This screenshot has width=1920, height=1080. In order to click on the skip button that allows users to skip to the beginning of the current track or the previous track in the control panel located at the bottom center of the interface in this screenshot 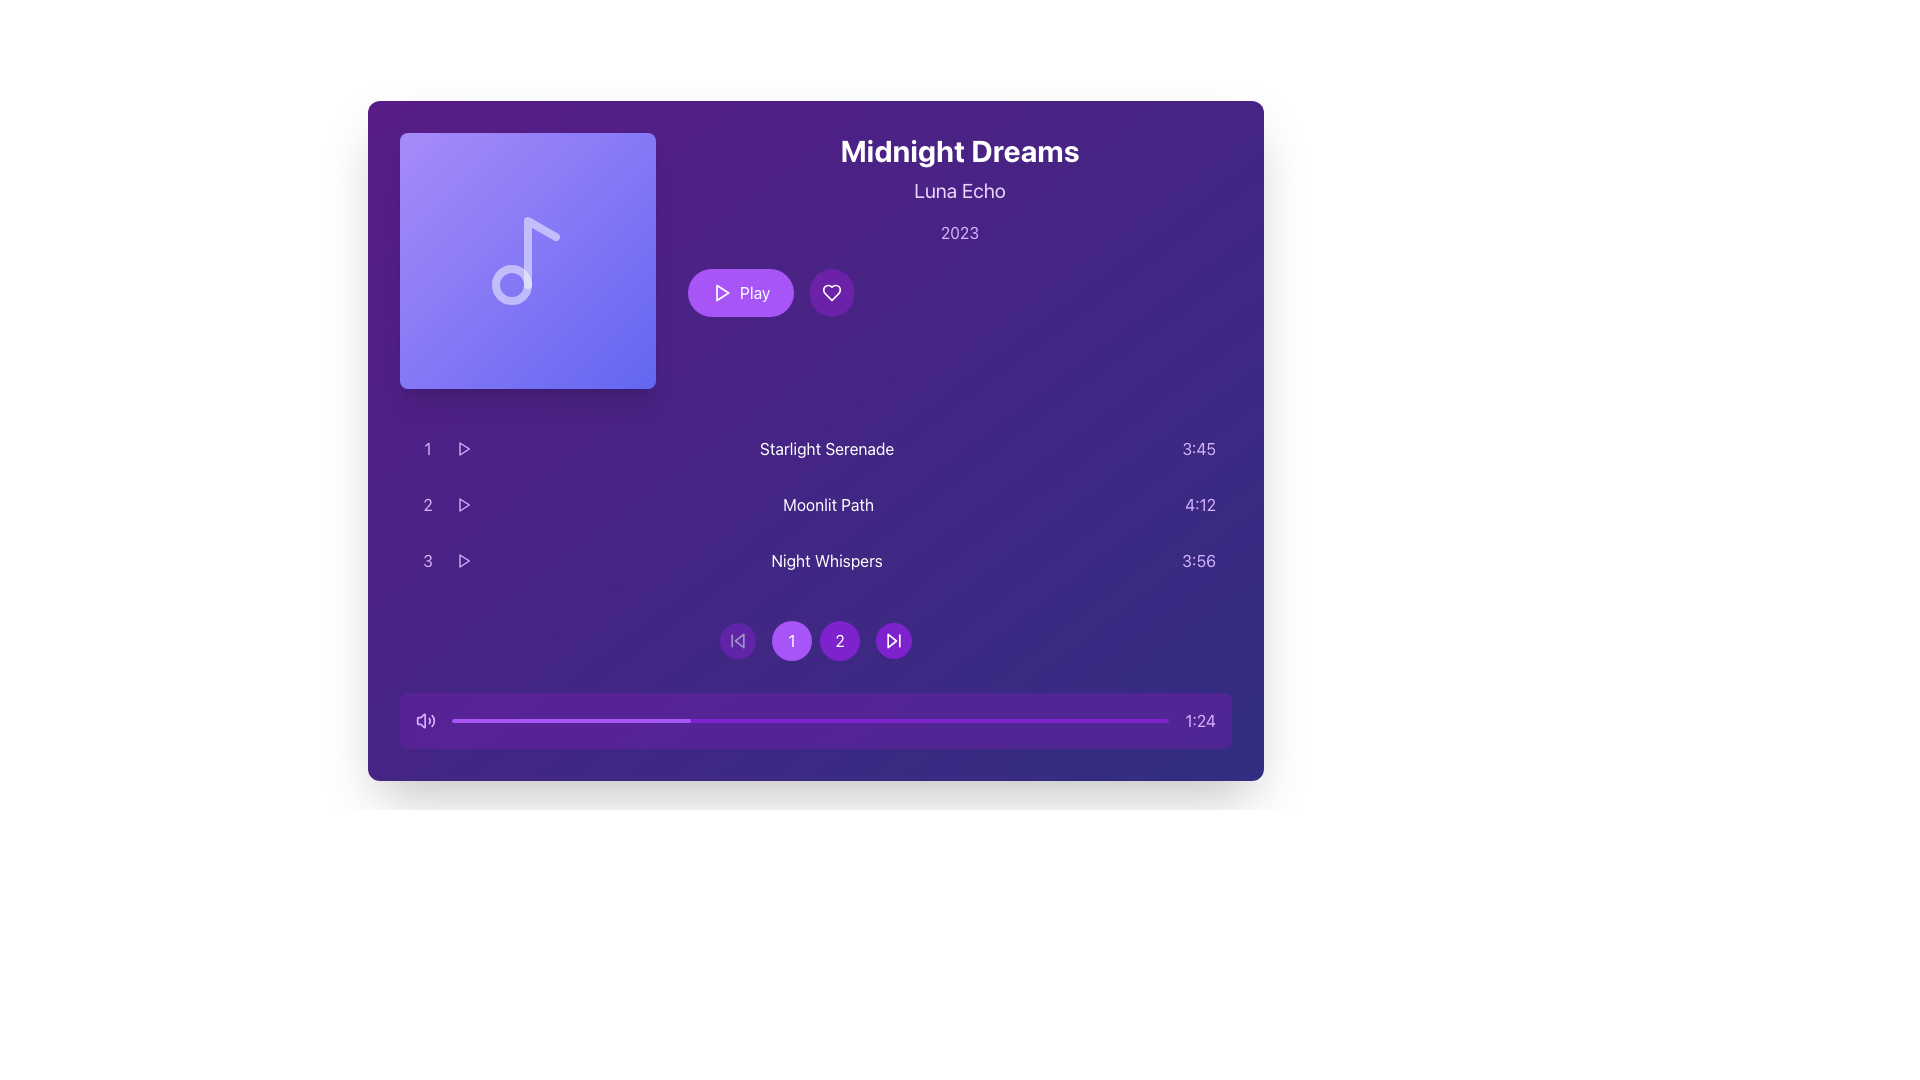, I will do `click(737, 640)`.